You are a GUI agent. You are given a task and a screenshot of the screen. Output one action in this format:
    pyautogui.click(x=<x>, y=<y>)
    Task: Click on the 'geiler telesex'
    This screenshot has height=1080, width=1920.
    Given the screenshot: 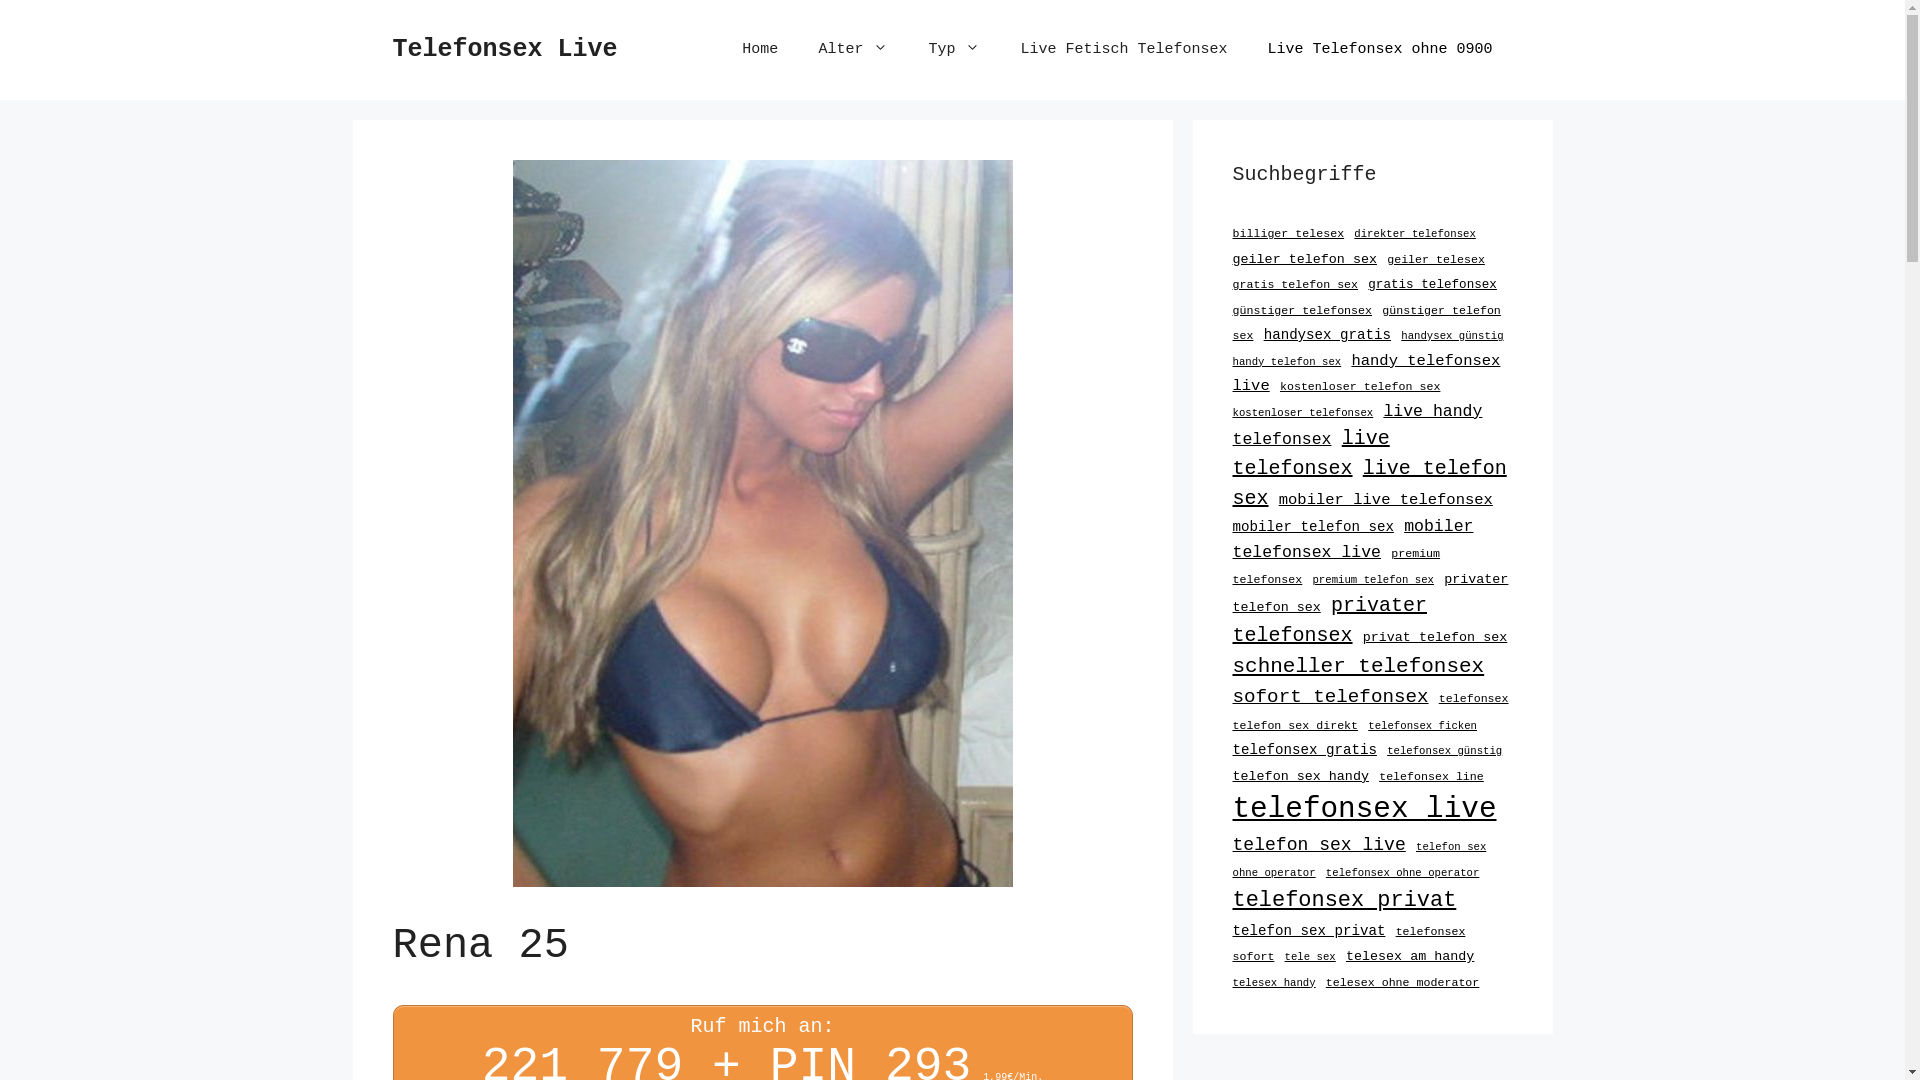 What is the action you would take?
    pyautogui.click(x=1434, y=257)
    